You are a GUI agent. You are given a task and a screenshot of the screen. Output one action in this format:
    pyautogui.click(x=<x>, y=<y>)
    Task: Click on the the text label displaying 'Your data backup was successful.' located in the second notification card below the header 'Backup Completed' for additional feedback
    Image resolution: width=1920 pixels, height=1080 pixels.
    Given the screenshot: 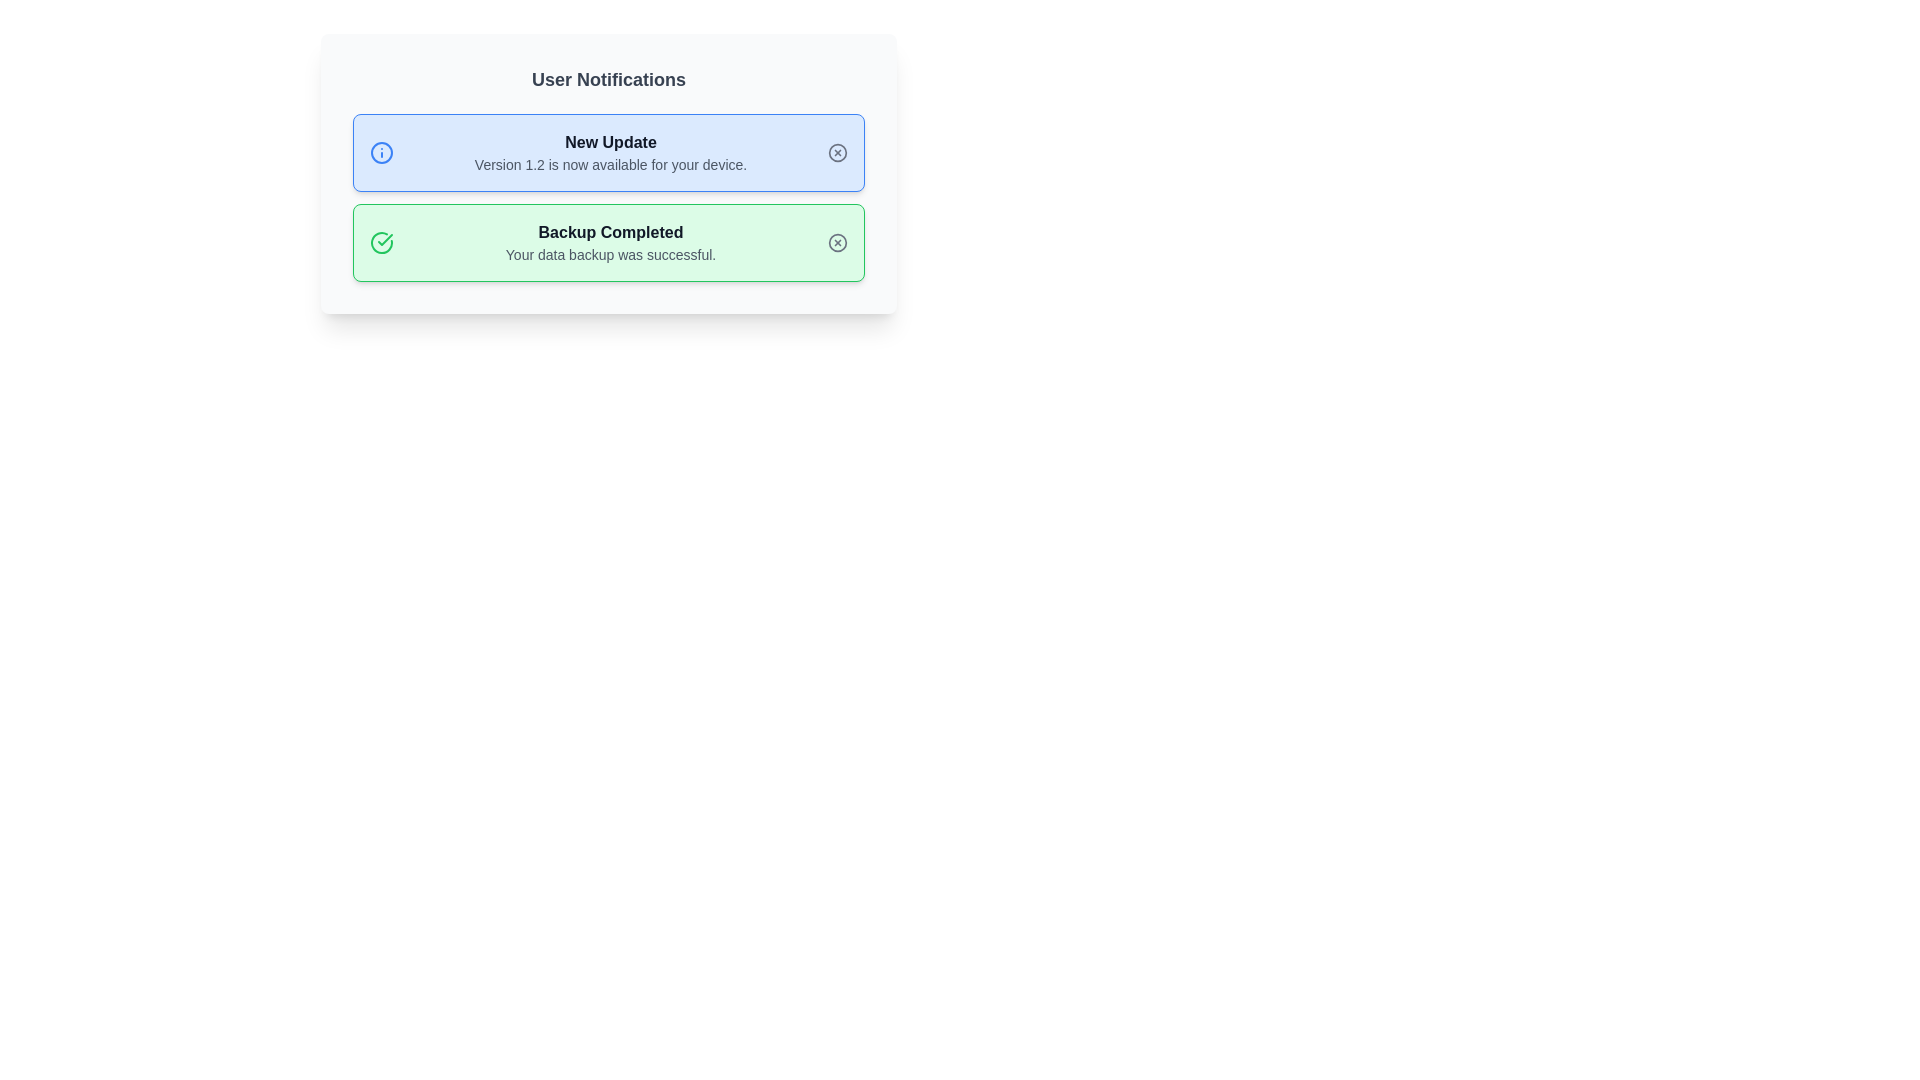 What is the action you would take?
    pyautogui.click(x=609, y=253)
    